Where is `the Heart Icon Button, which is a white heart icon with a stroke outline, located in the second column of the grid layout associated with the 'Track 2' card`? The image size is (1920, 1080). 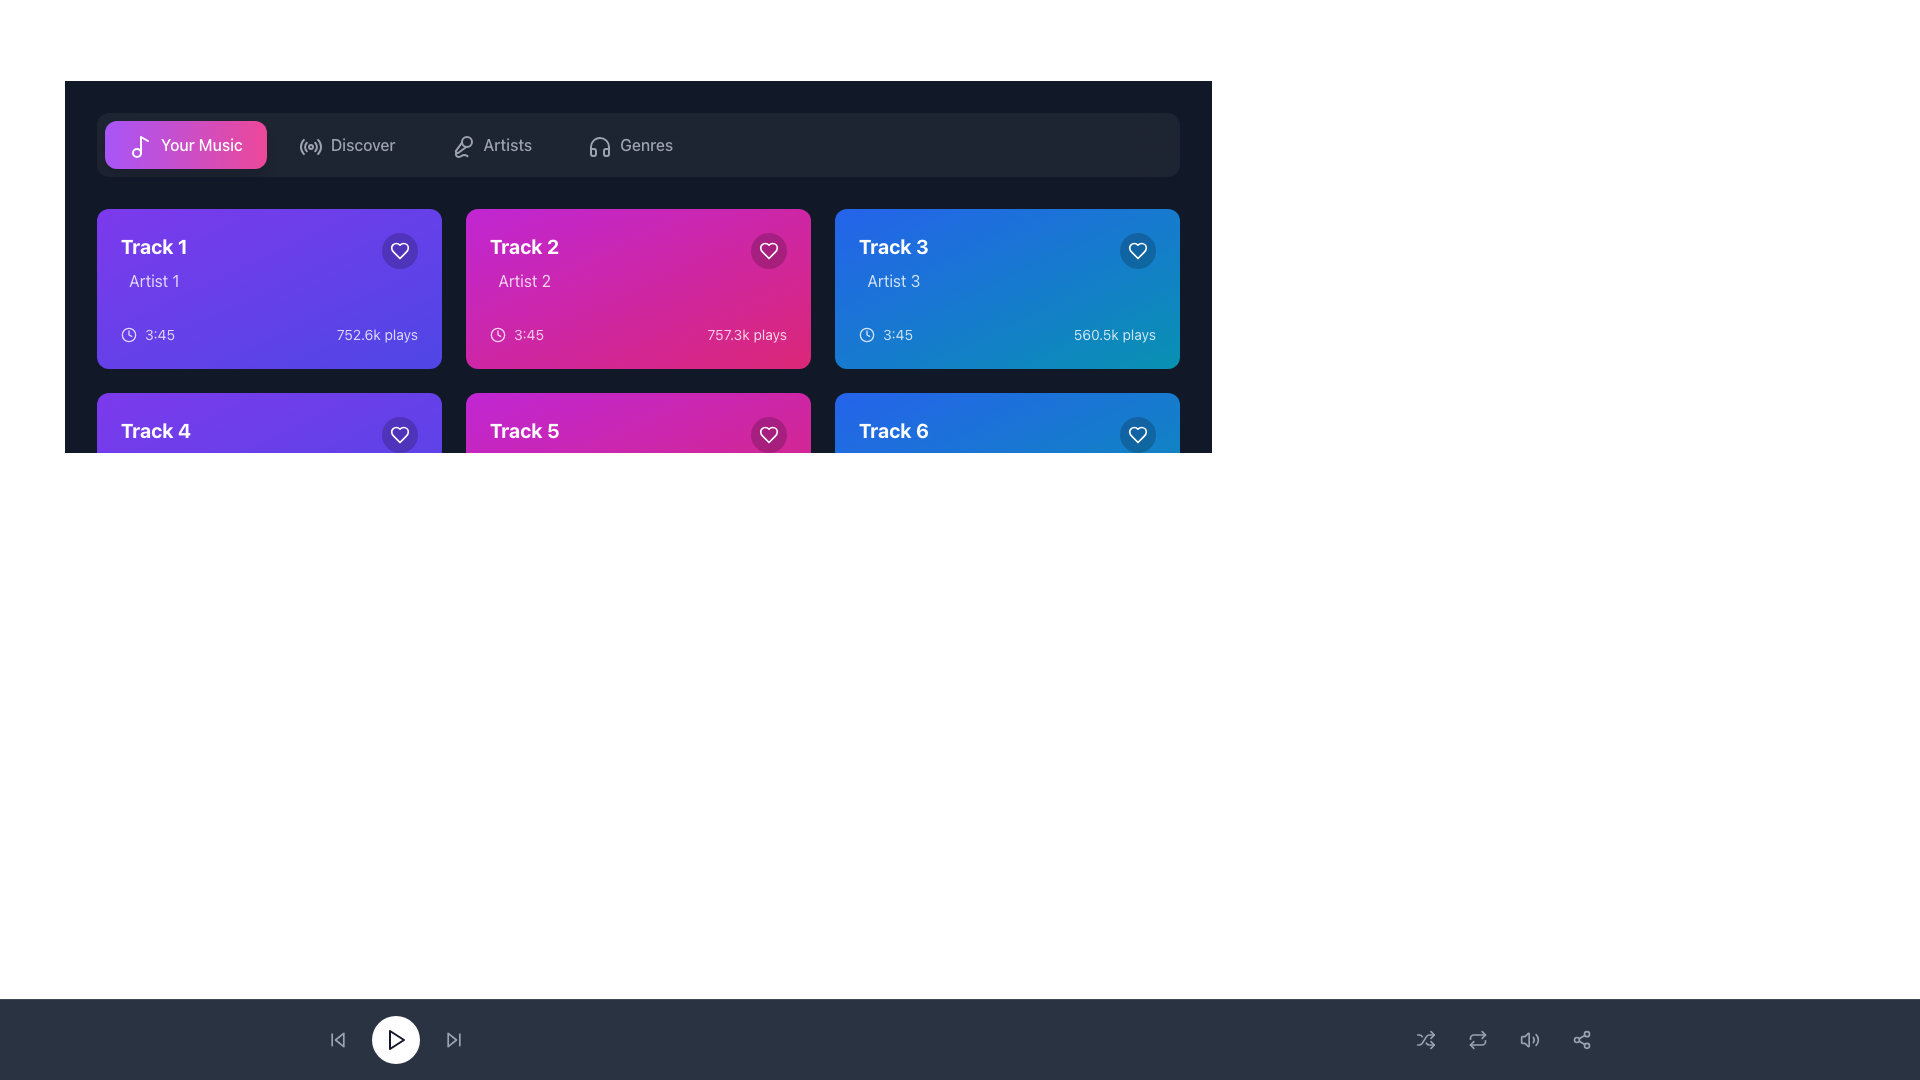
the Heart Icon Button, which is a white heart icon with a stroke outline, located in the second column of the grid layout associated with the 'Track 2' card is located at coordinates (767, 249).